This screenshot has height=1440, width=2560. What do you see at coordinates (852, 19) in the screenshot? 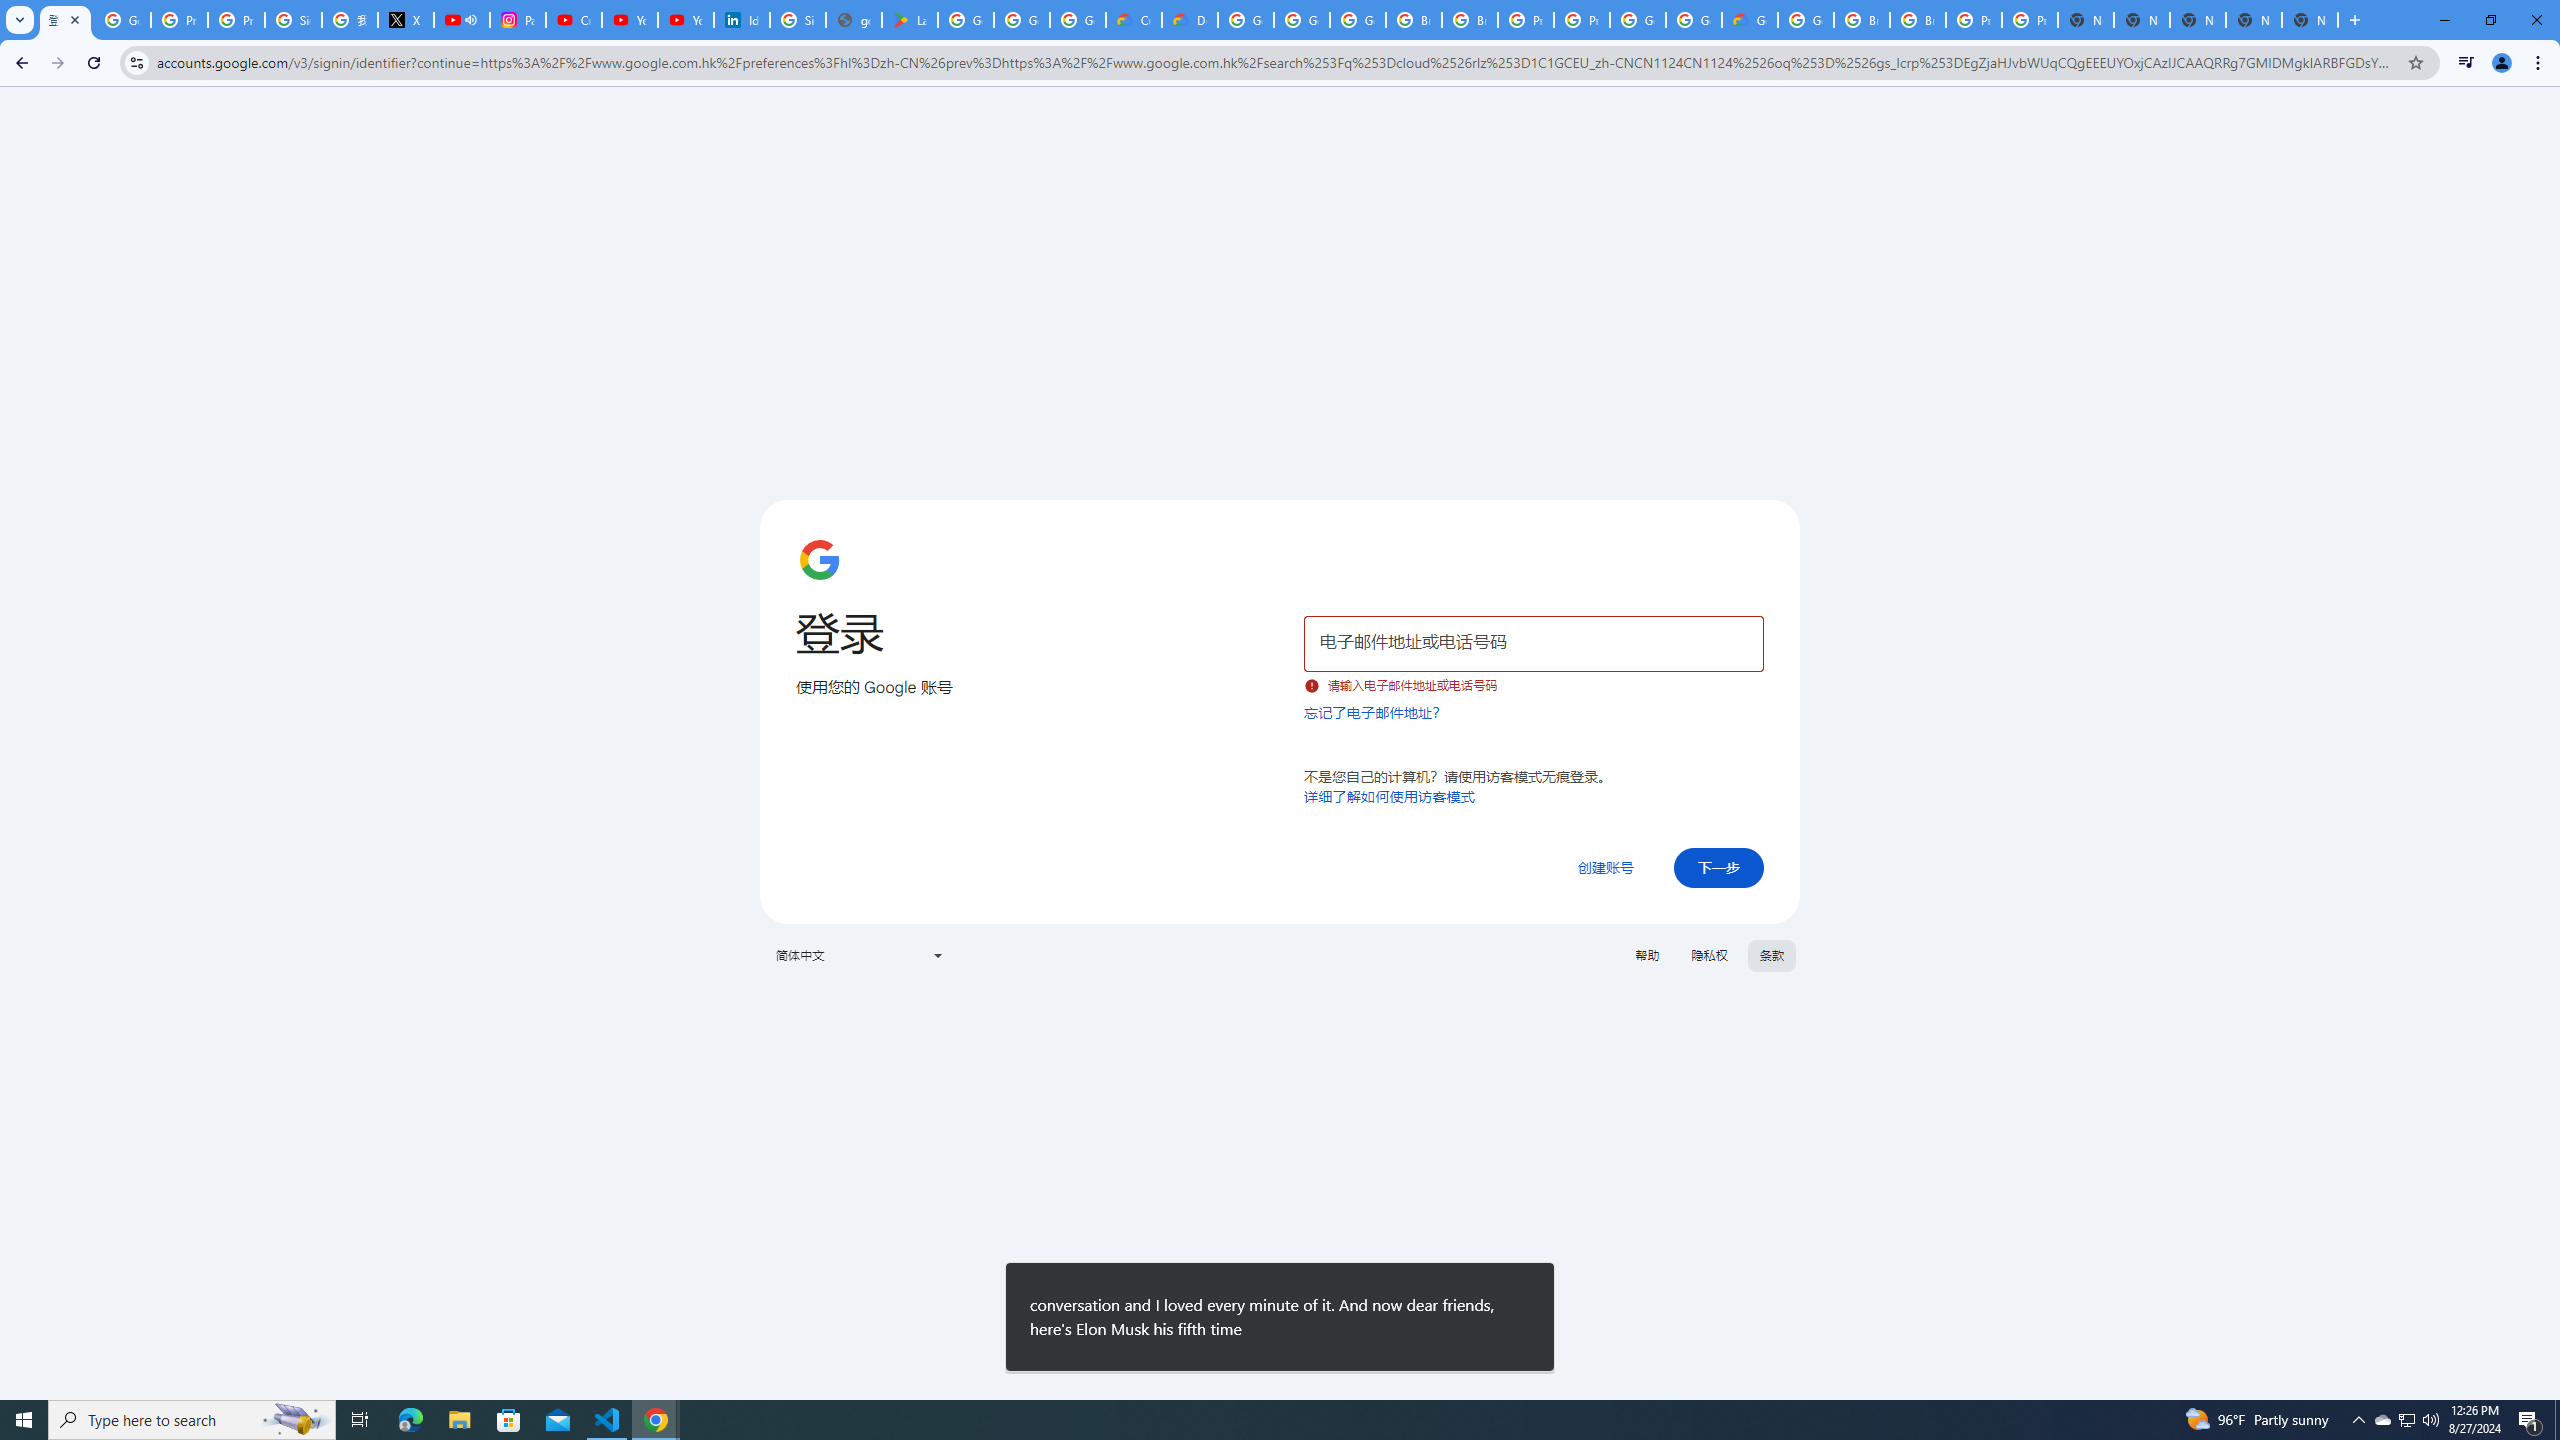
I see `'google_privacy_policy_en.pdf'` at bounding box center [852, 19].